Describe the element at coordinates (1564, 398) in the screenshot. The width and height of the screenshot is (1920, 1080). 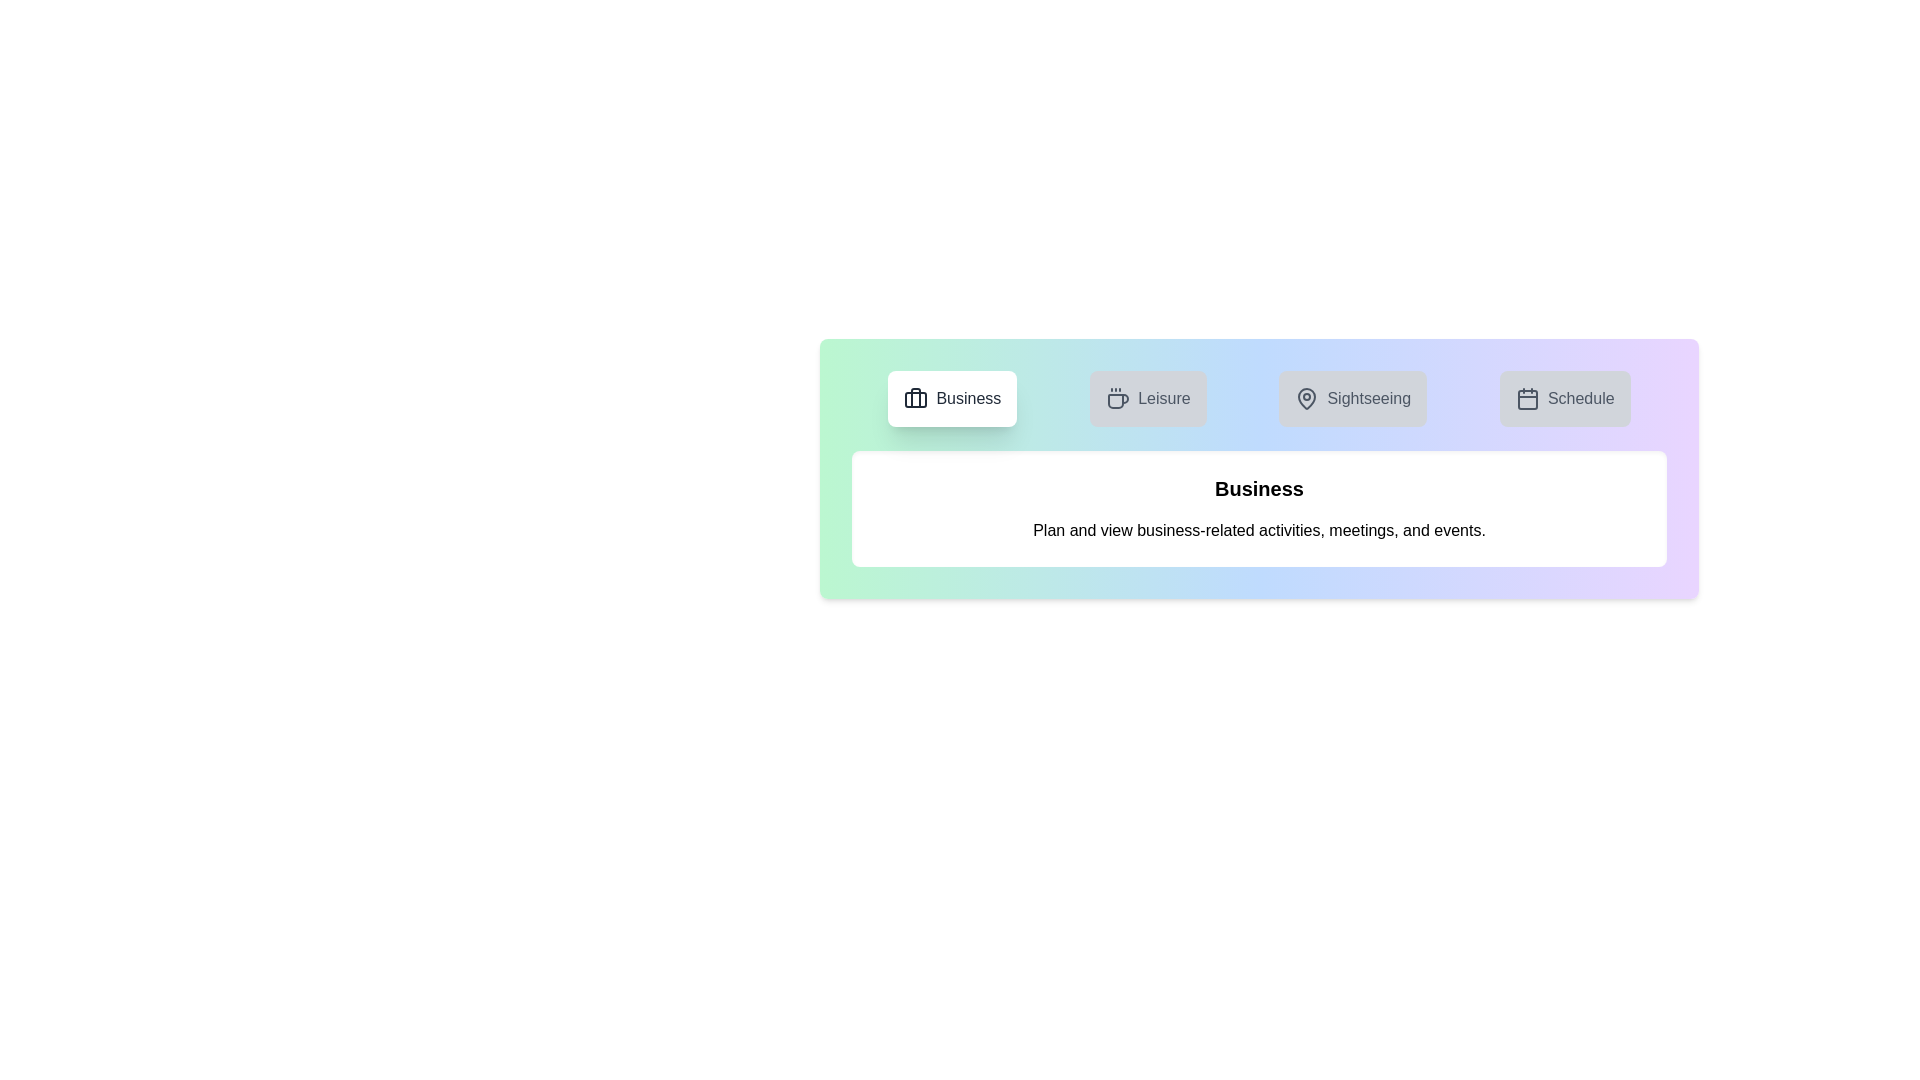
I see `the tab labeled Schedule to view its content` at that location.